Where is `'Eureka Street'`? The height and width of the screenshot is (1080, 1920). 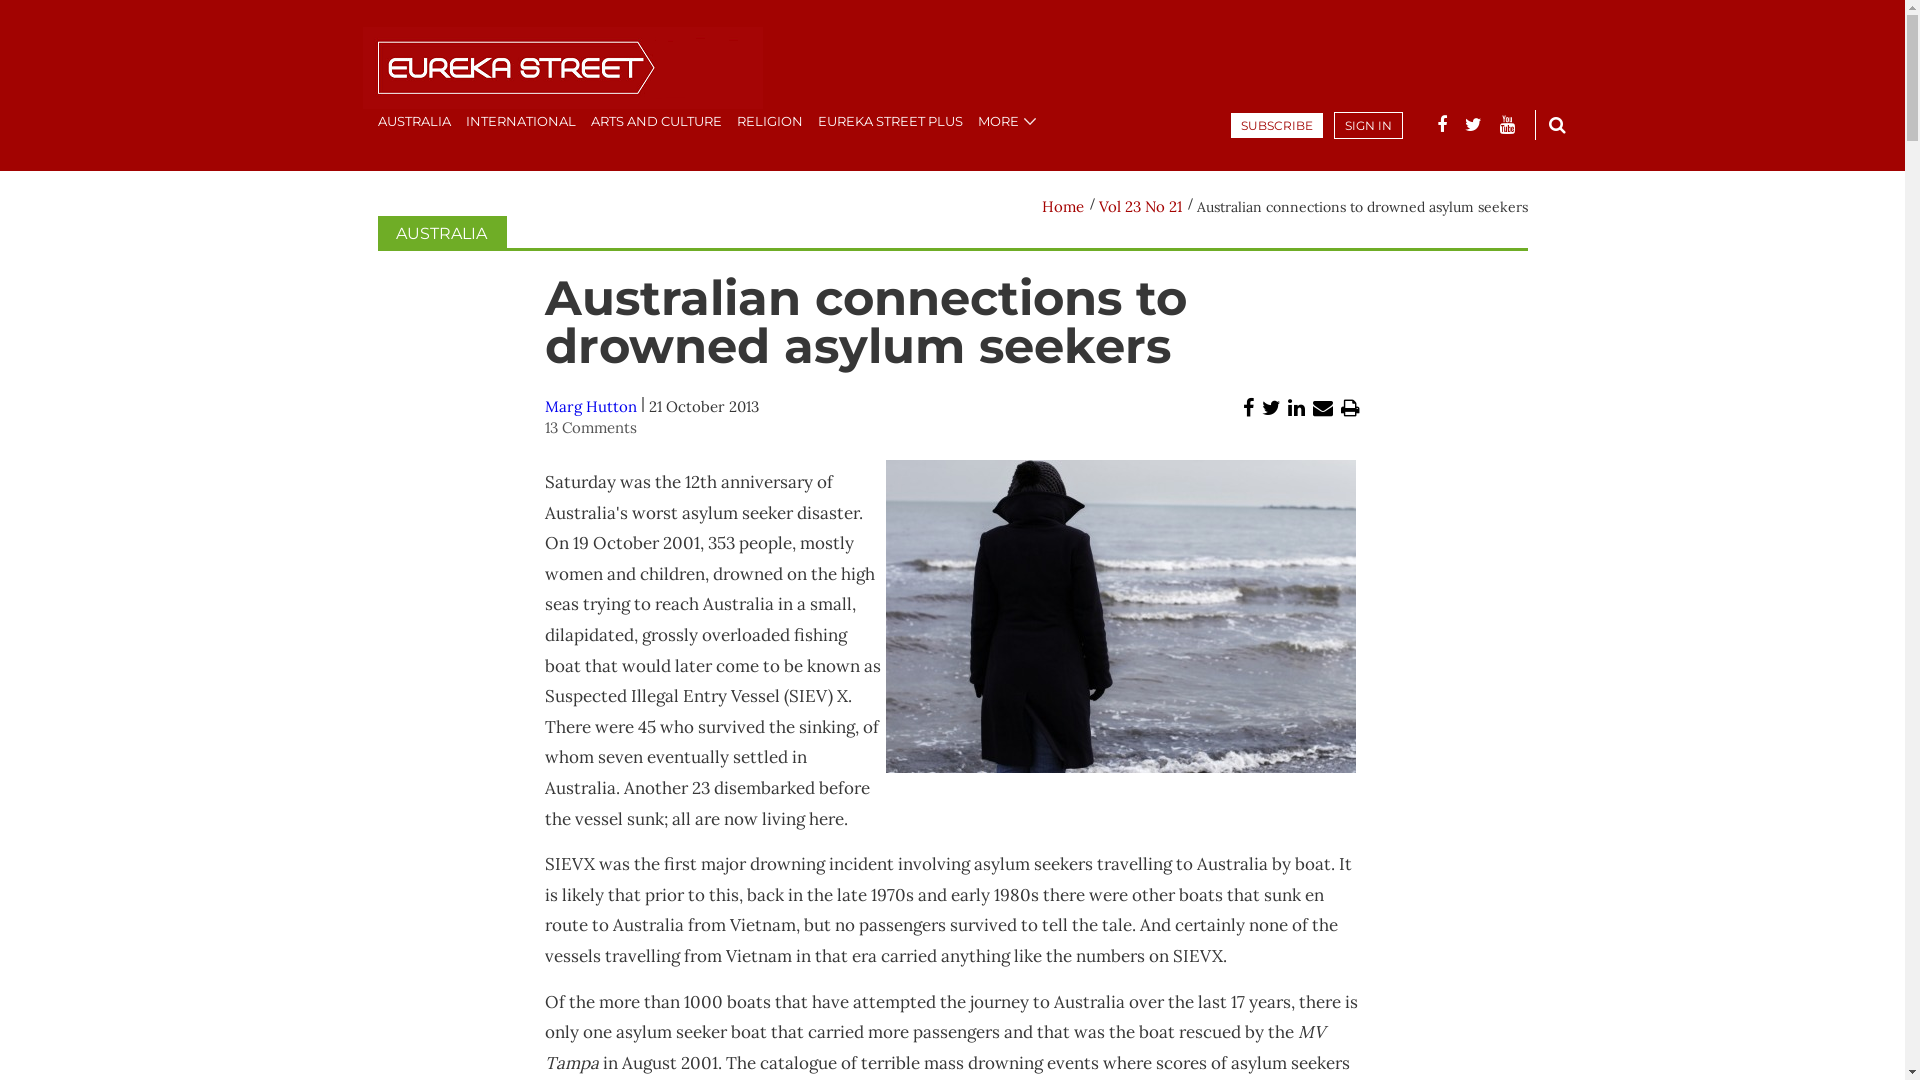 'Eureka Street' is located at coordinates (560, 68).